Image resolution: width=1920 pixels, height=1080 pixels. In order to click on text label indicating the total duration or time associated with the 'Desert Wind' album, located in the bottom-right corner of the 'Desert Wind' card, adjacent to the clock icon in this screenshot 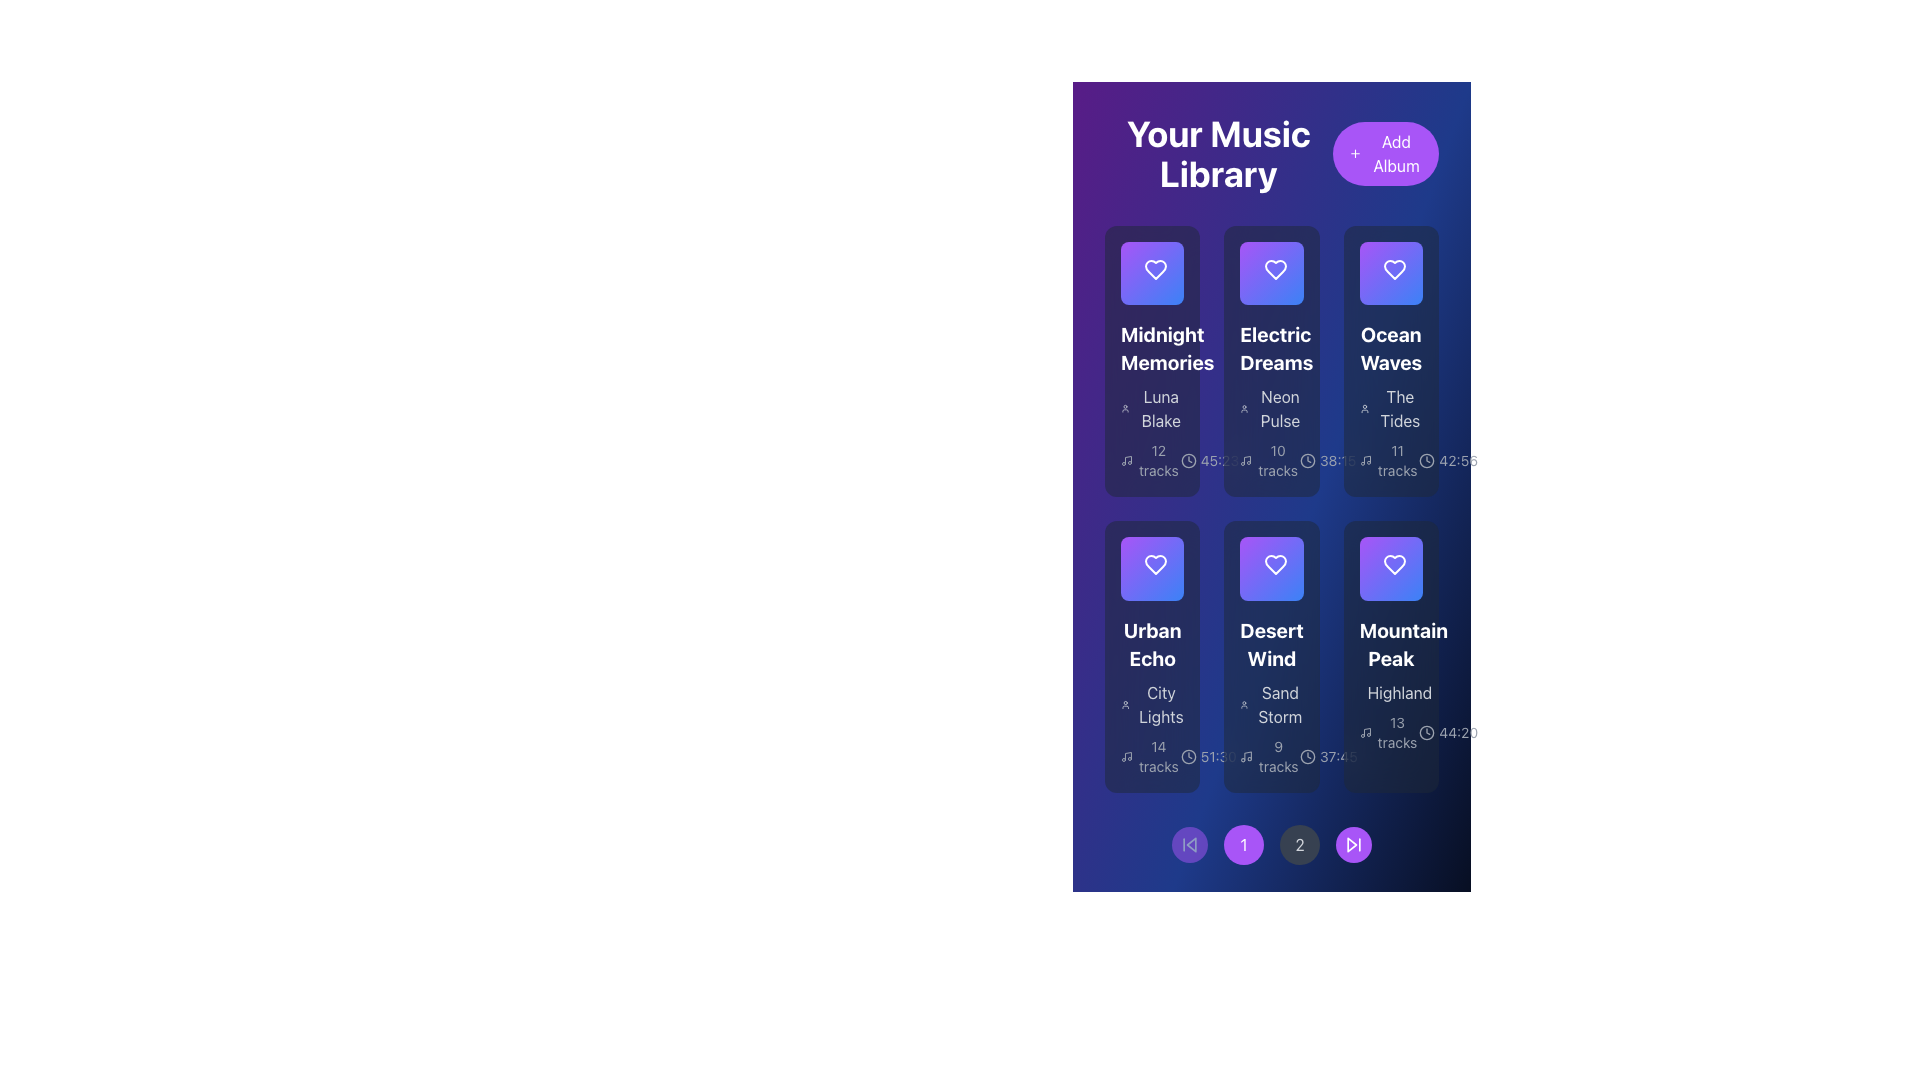, I will do `click(1338, 756)`.